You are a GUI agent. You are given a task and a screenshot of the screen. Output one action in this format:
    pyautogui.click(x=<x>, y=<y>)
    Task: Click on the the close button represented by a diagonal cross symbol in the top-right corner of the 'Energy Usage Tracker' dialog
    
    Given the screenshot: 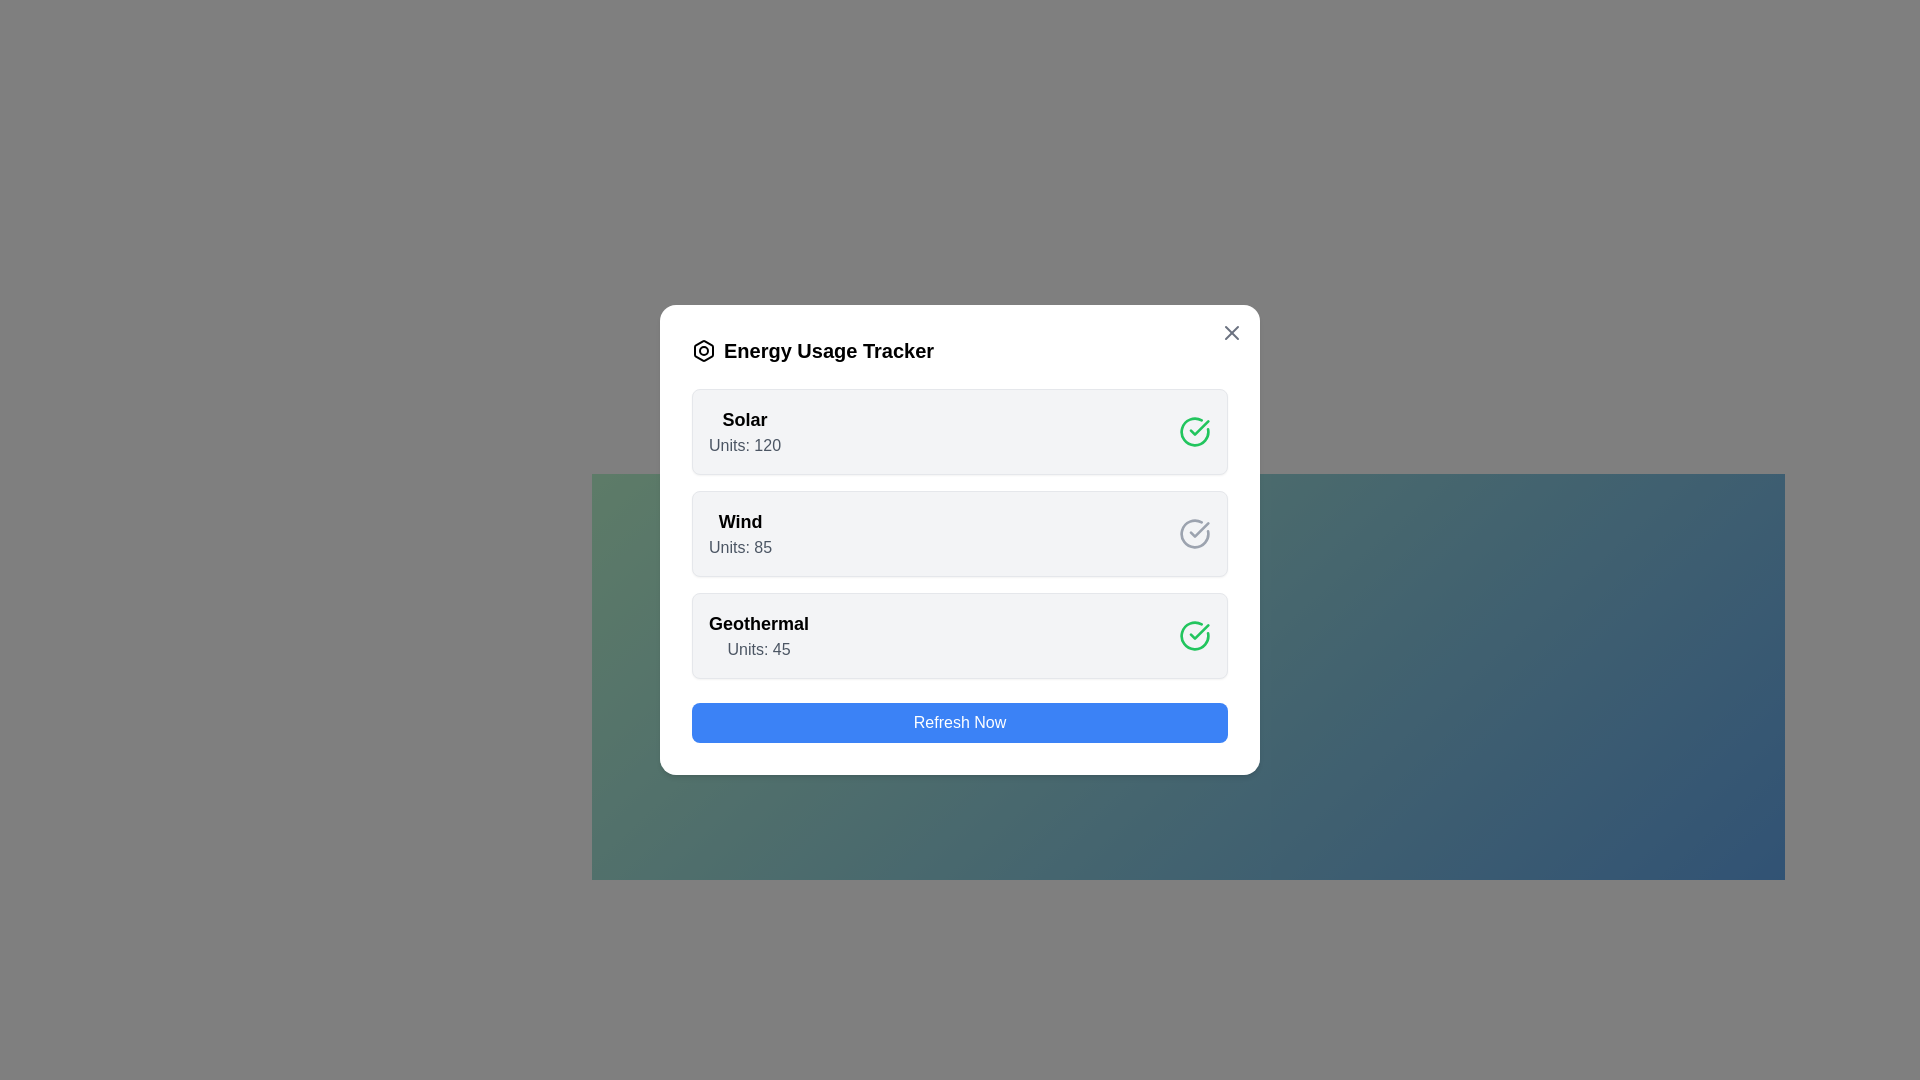 What is the action you would take?
    pyautogui.click(x=1231, y=331)
    